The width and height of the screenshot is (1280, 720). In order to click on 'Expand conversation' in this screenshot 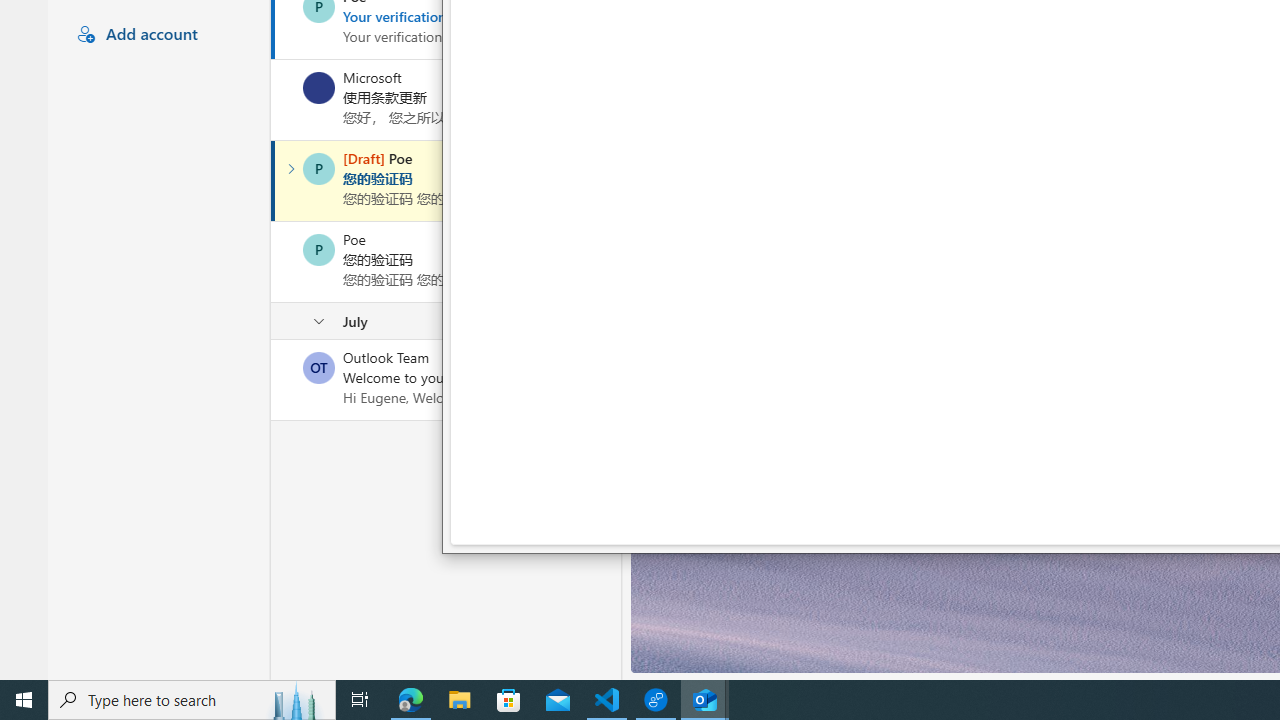, I will do `click(290, 167)`.